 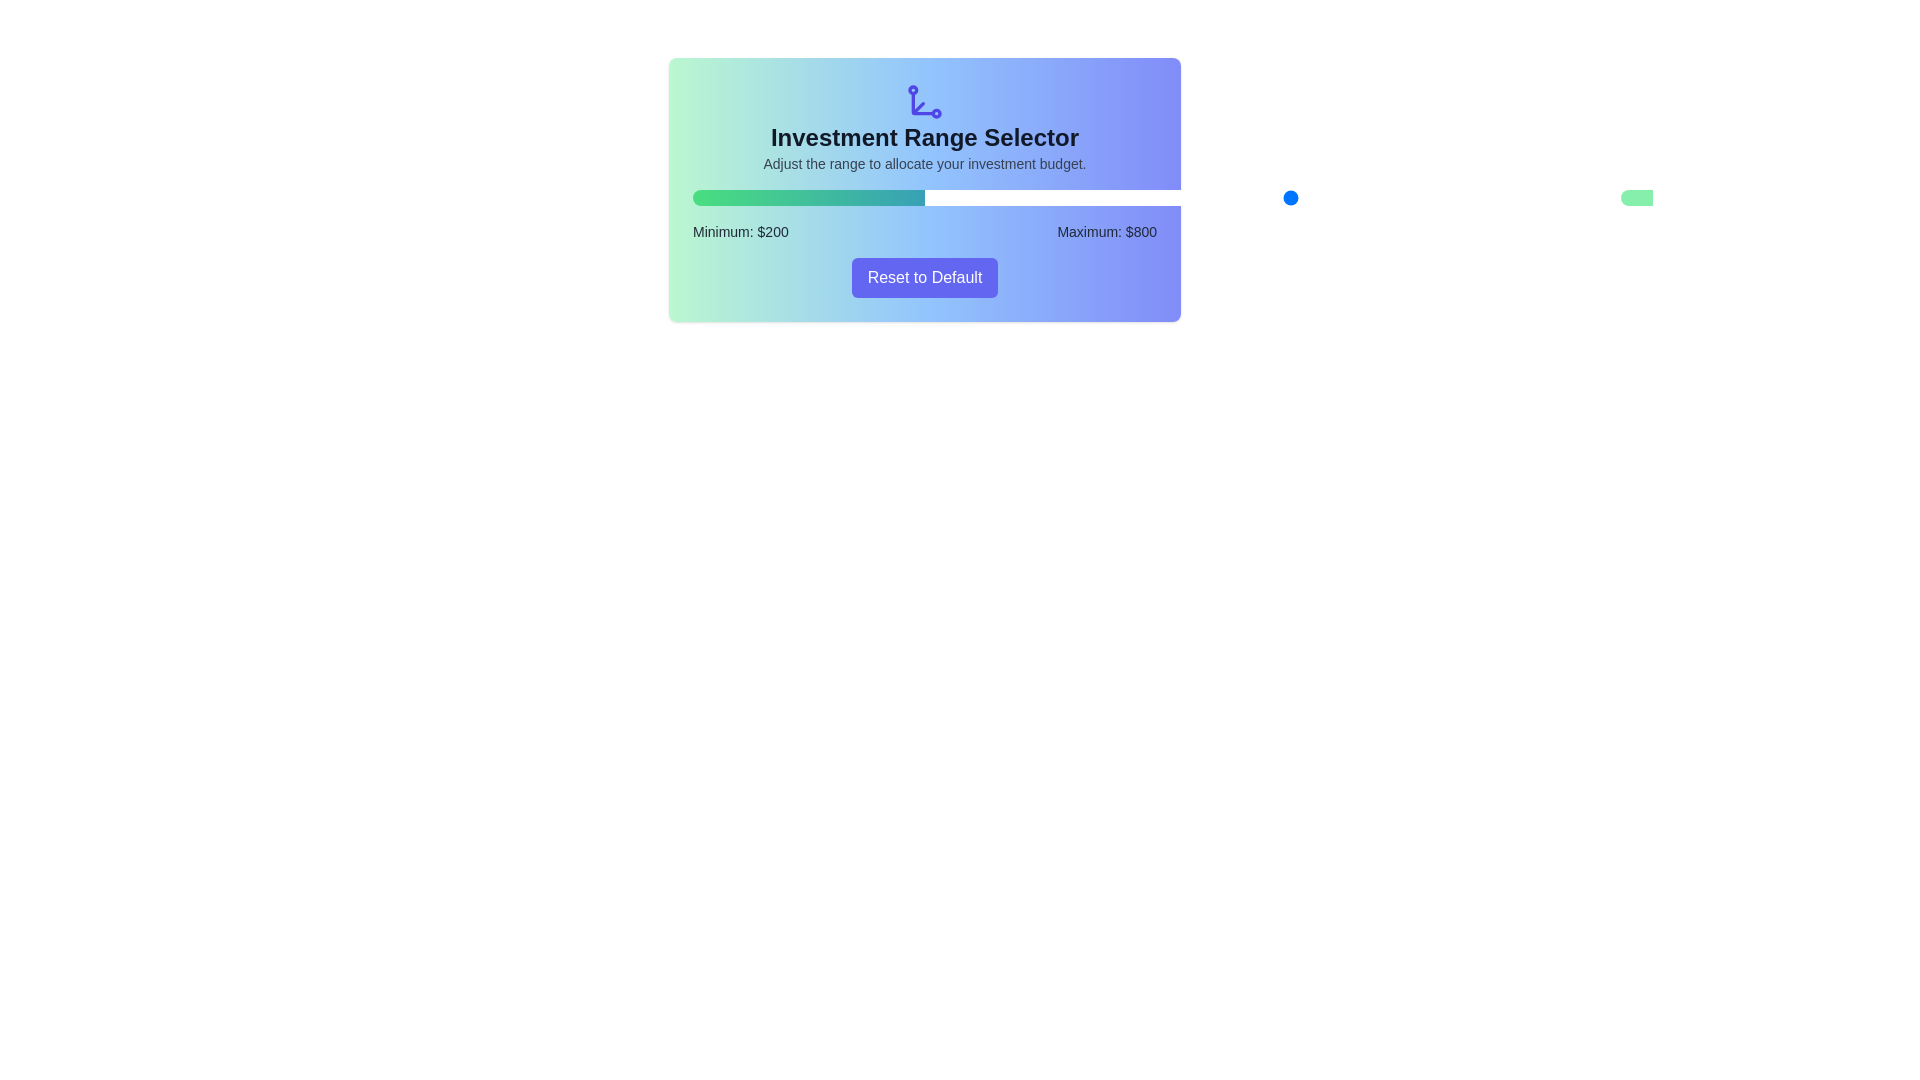 I want to click on the maximum investment range to 637 by dragging the right slider, so click(x=1261, y=197).